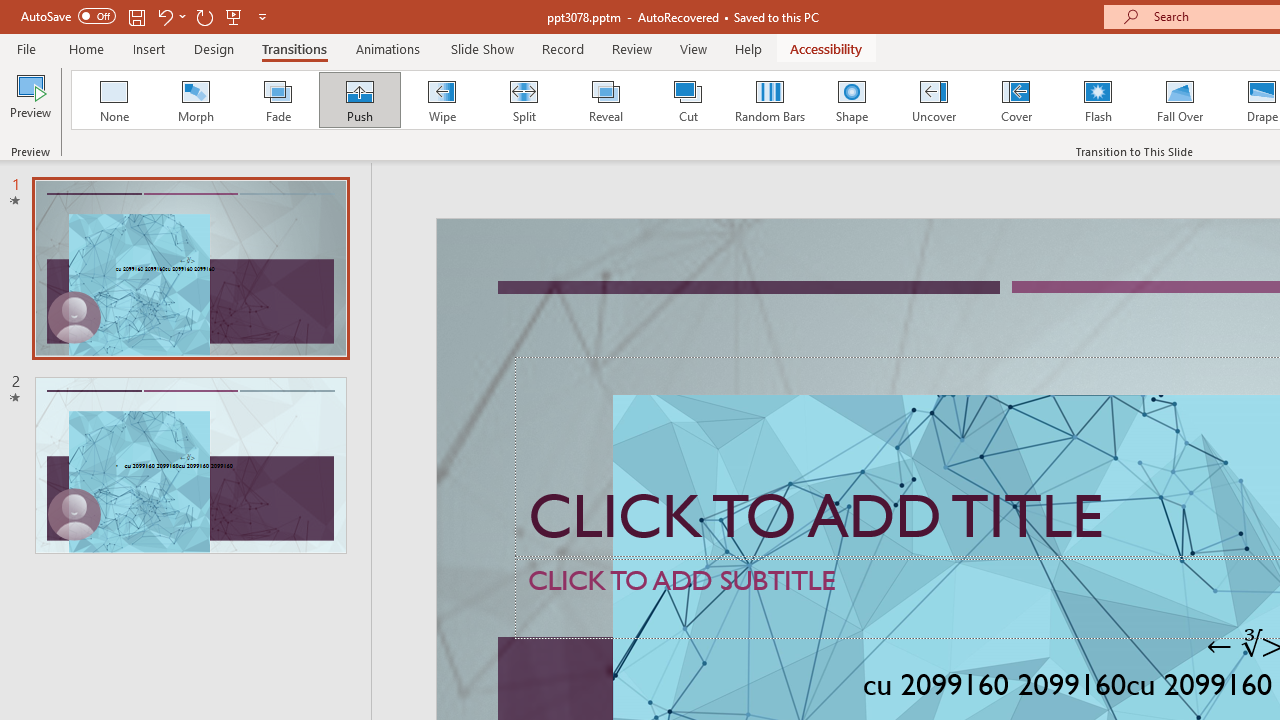 The height and width of the screenshot is (720, 1280). Describe the element at coordinates (933, 100) in the screenshot. I see `'Uncover'` at that location.